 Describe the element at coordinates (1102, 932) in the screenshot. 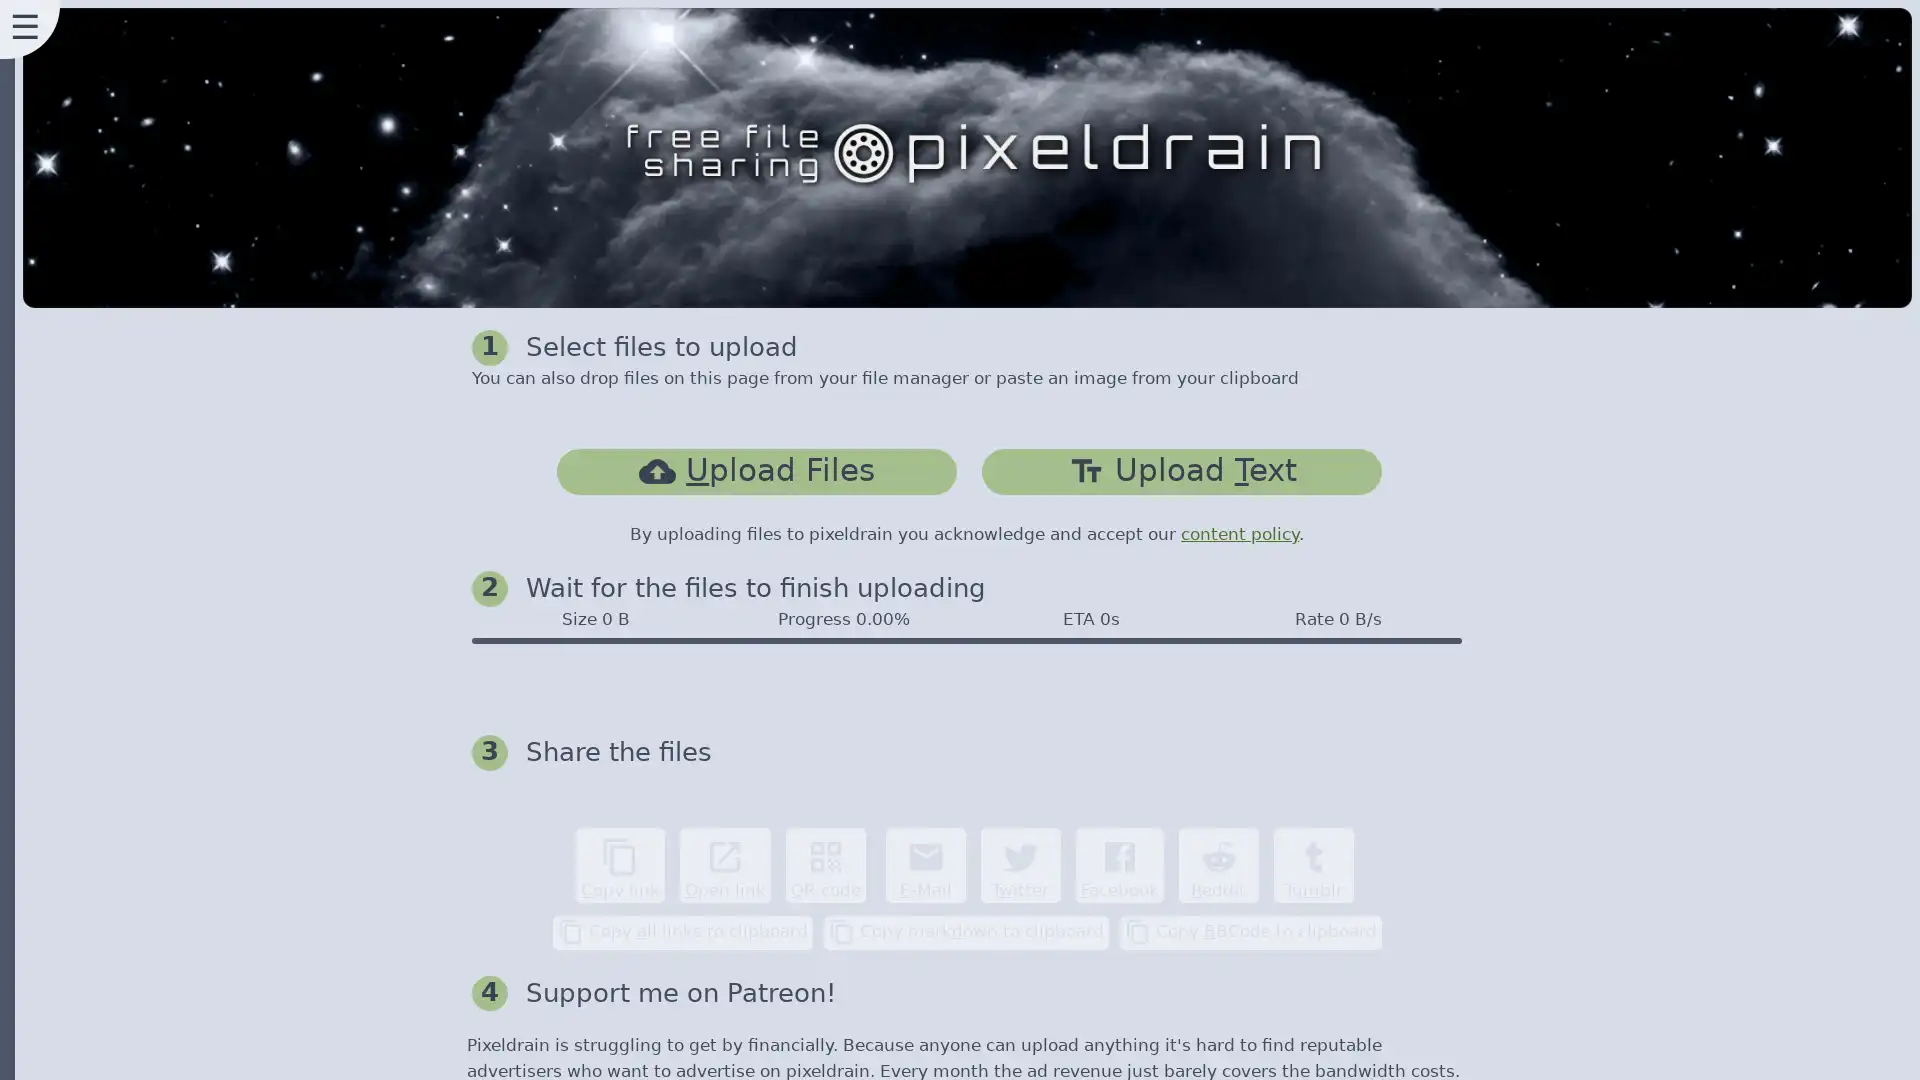

I see `content_copy Copy markdown to clipboard` at that location.